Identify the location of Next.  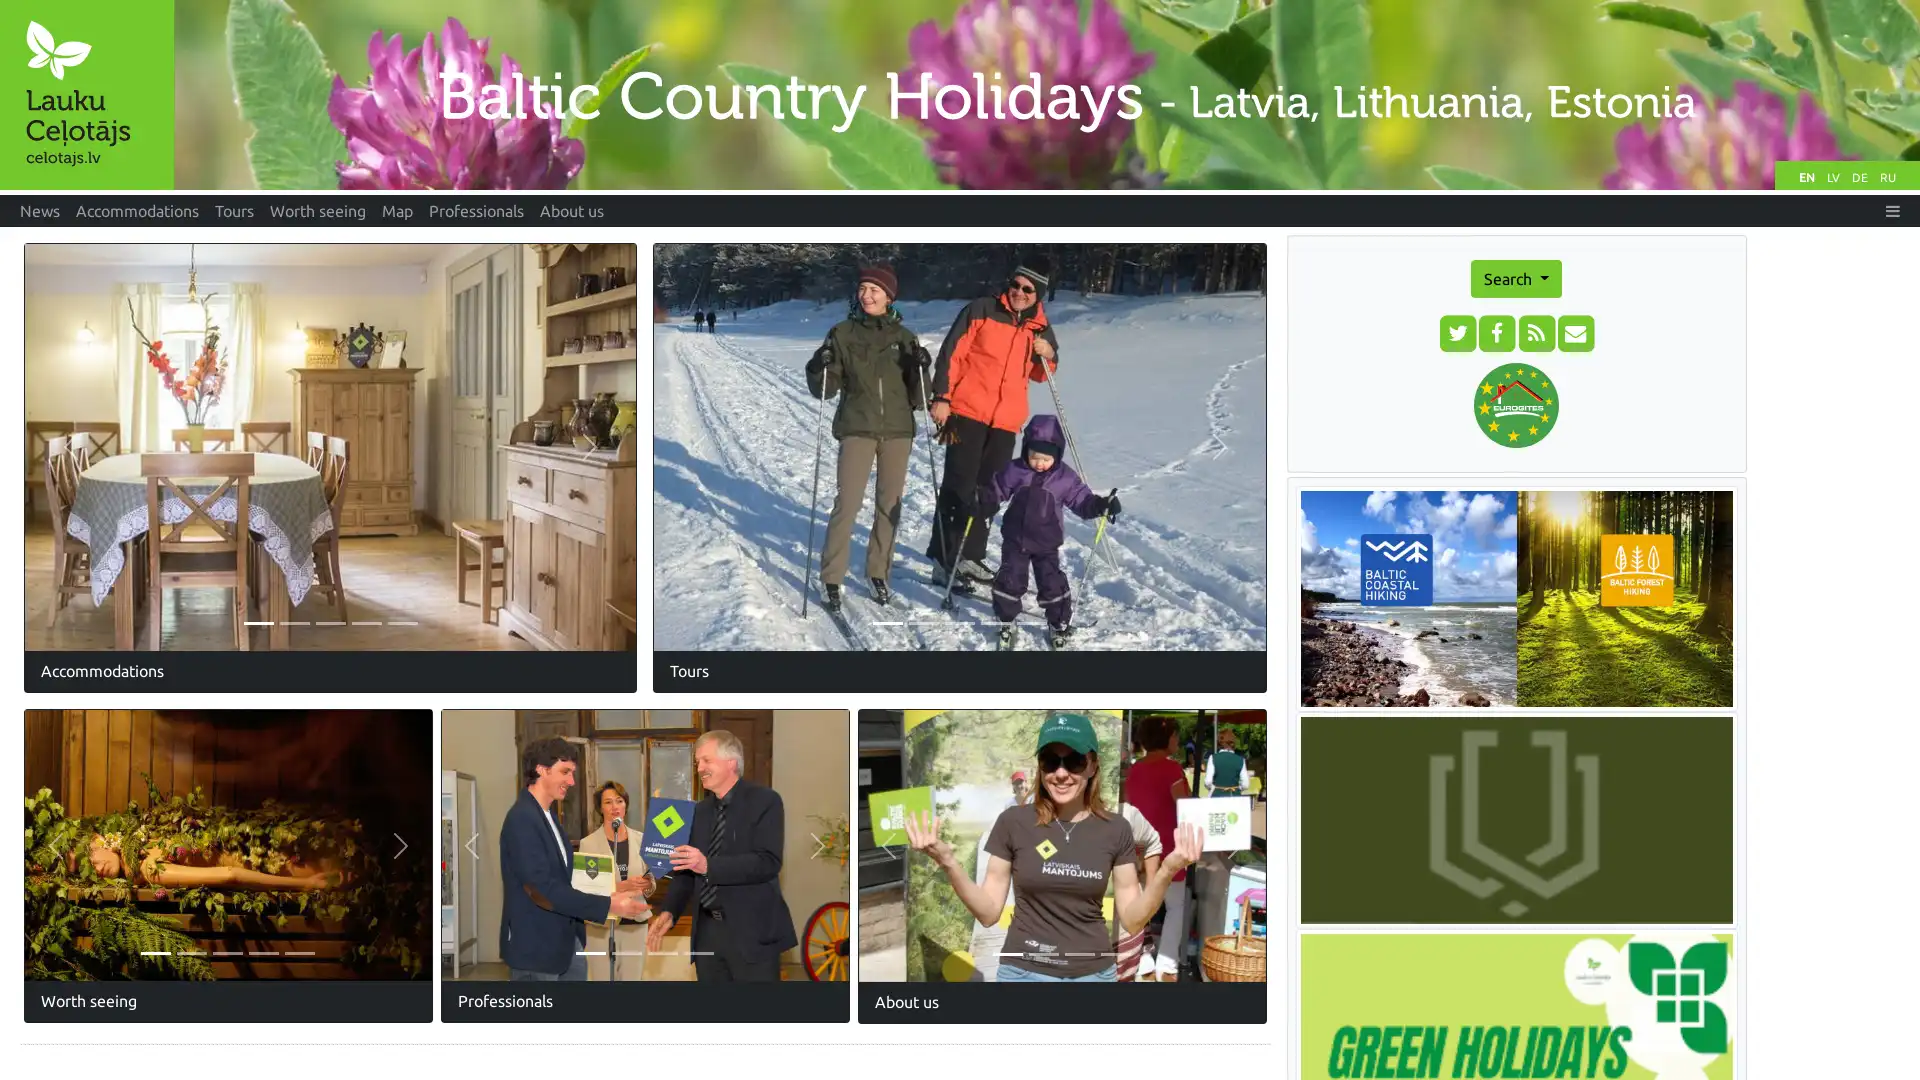
(1218, 446).